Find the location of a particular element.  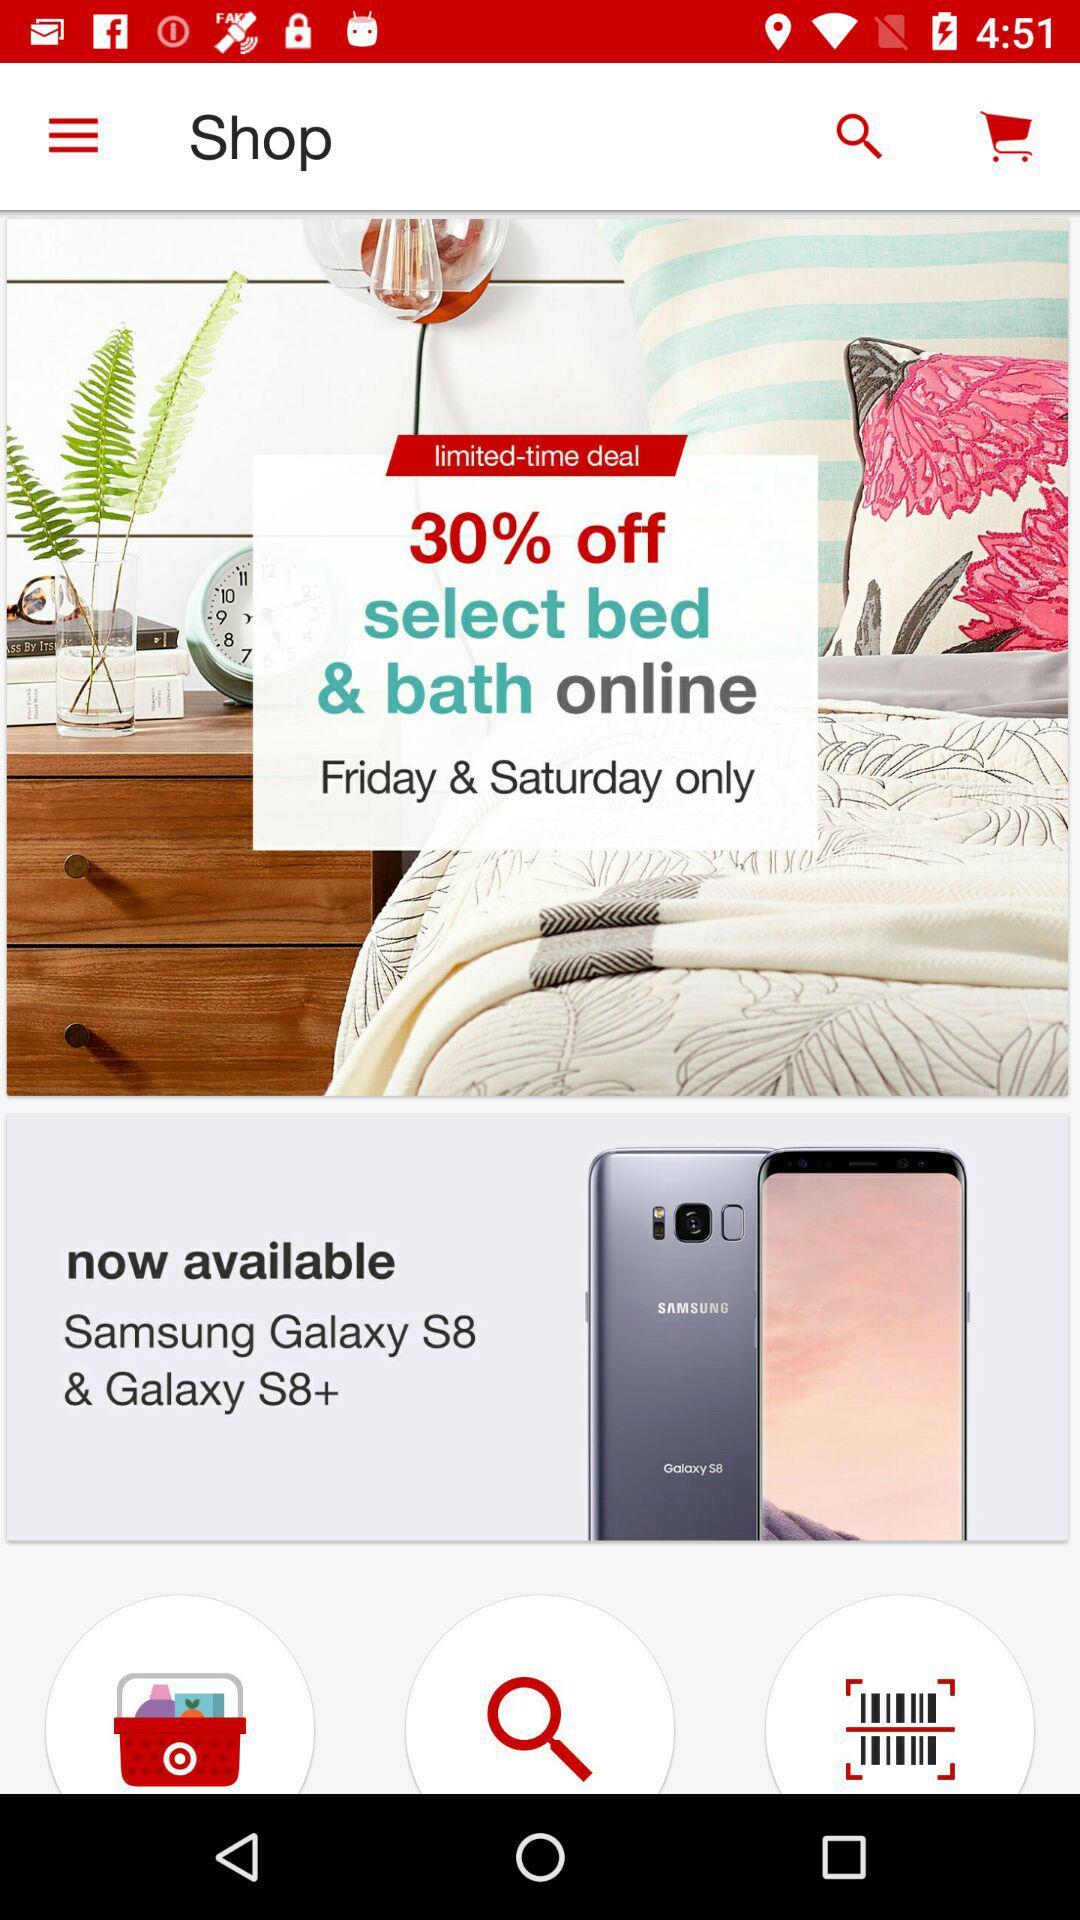

icon at the top left corner is located at coordinates (72, 135).